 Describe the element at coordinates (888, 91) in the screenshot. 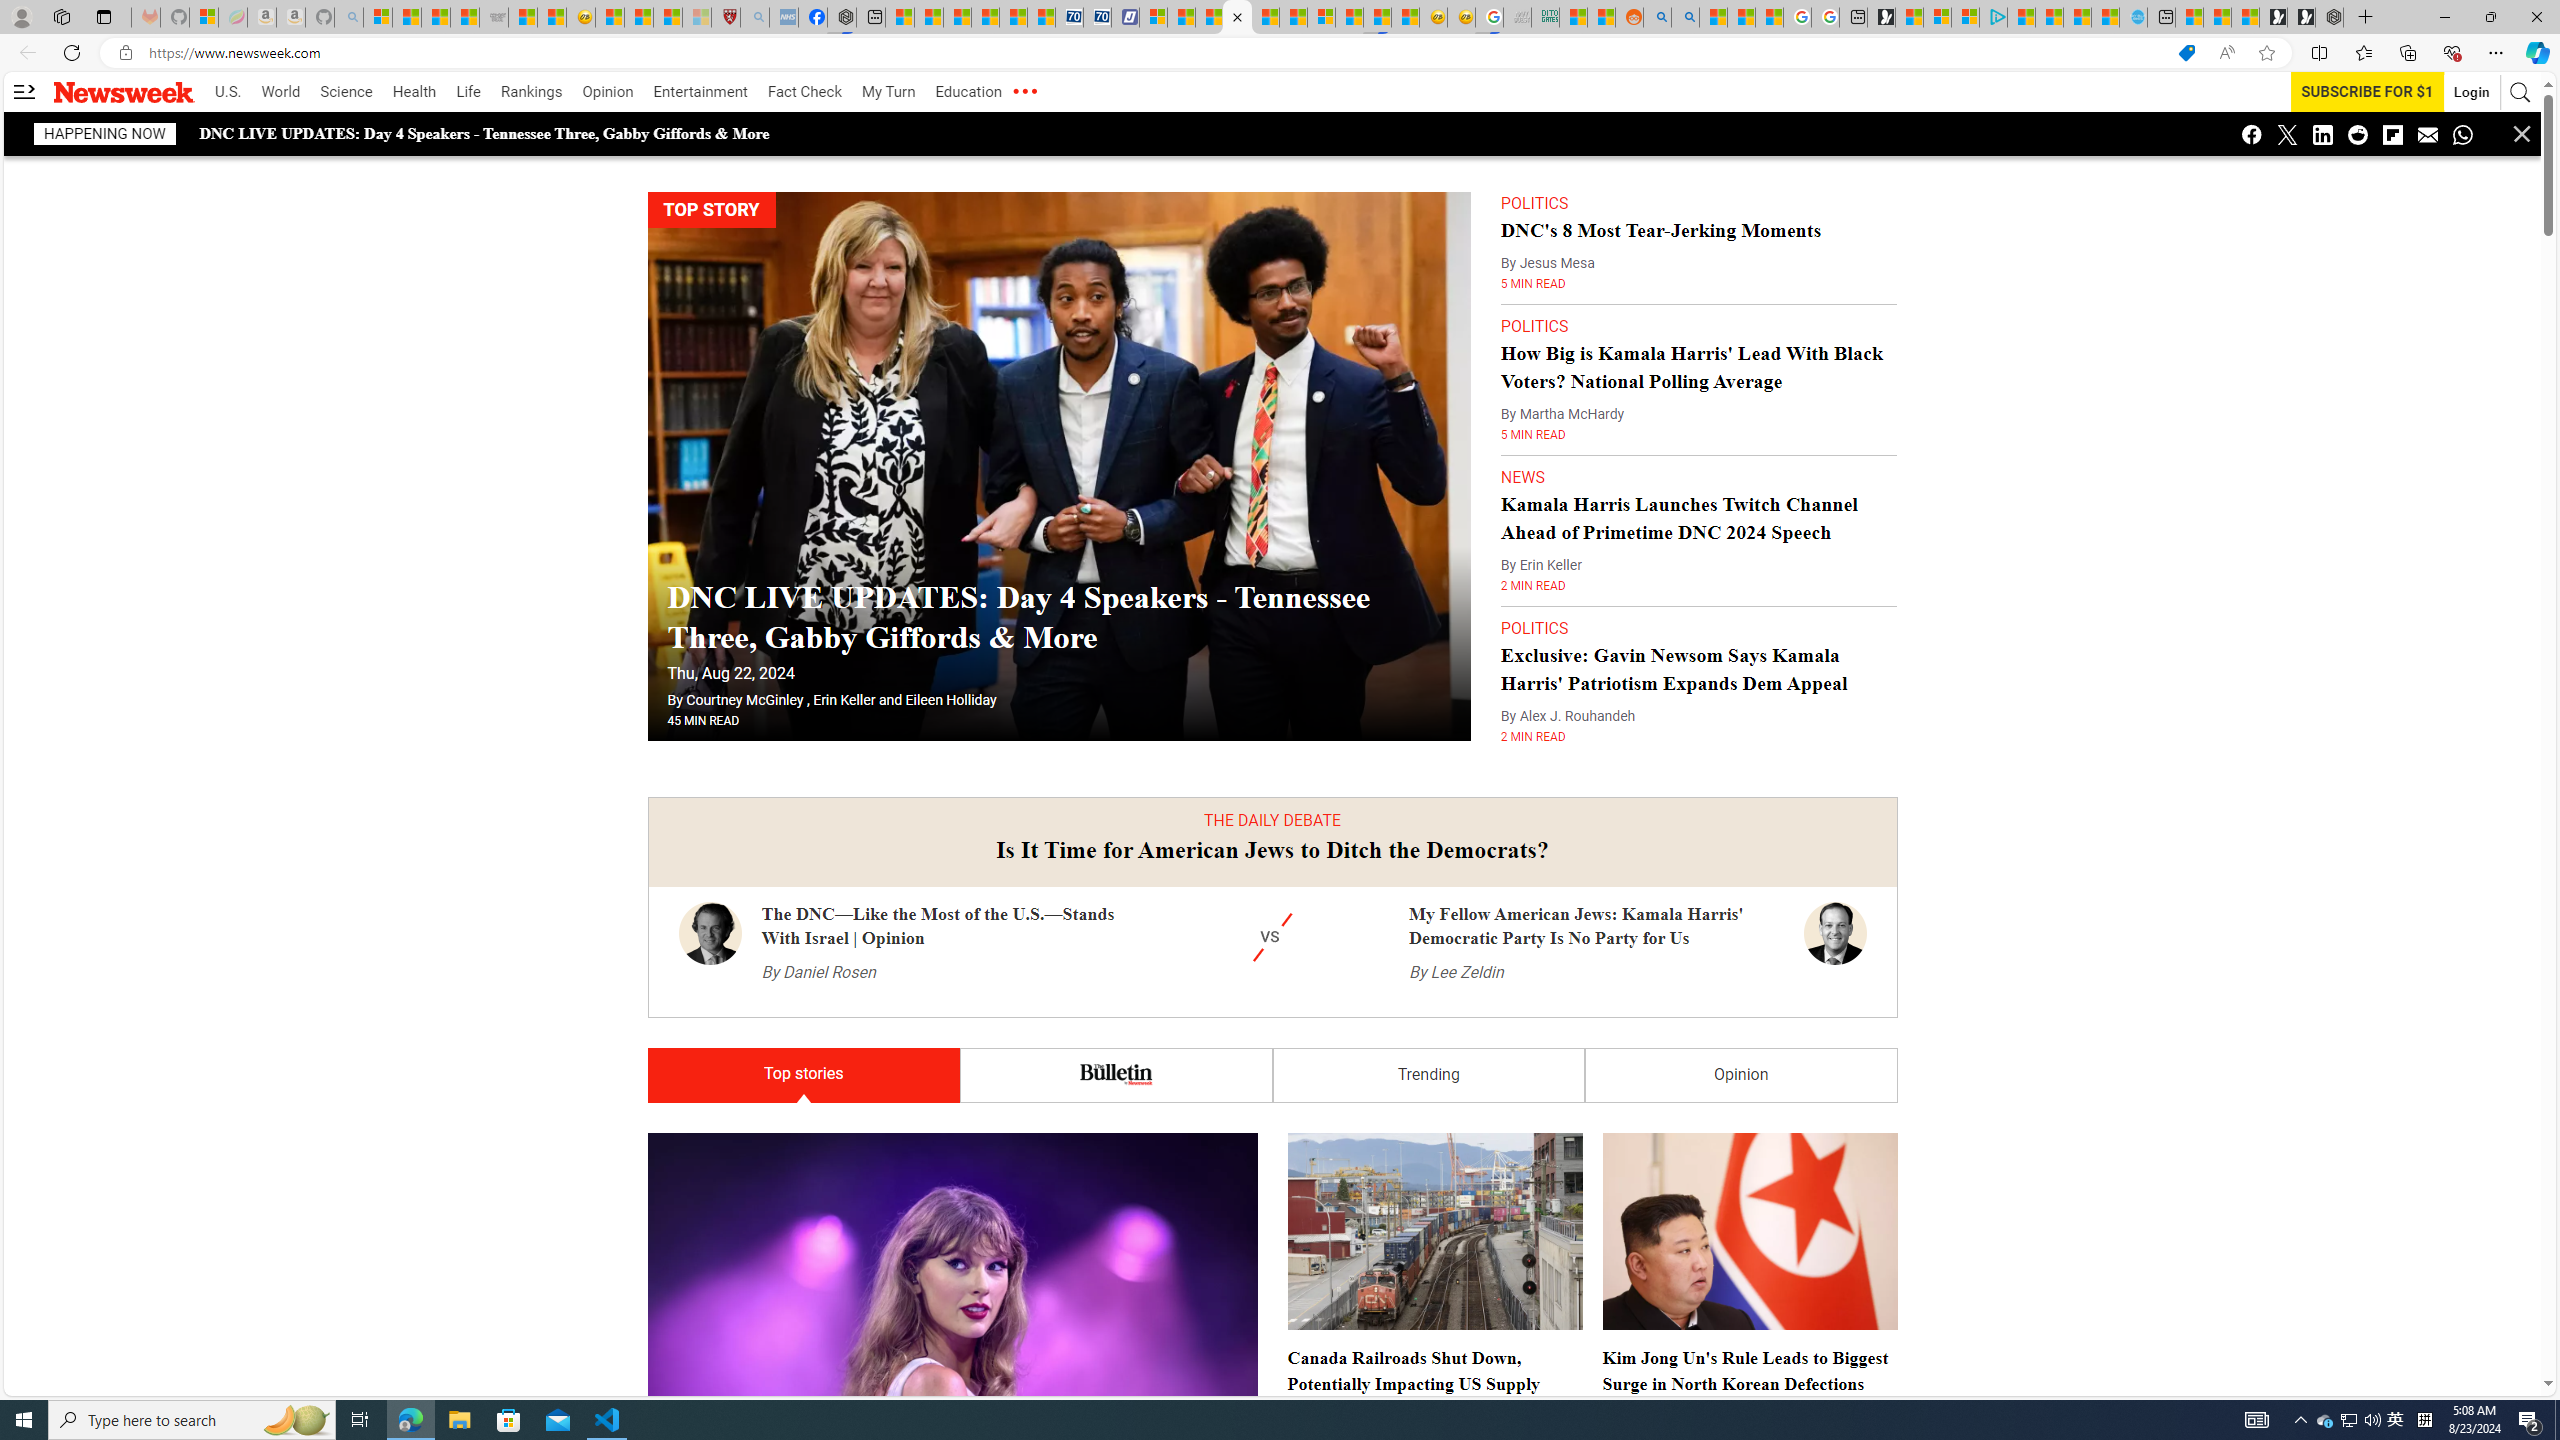

I see `'My Turn'` at that location.